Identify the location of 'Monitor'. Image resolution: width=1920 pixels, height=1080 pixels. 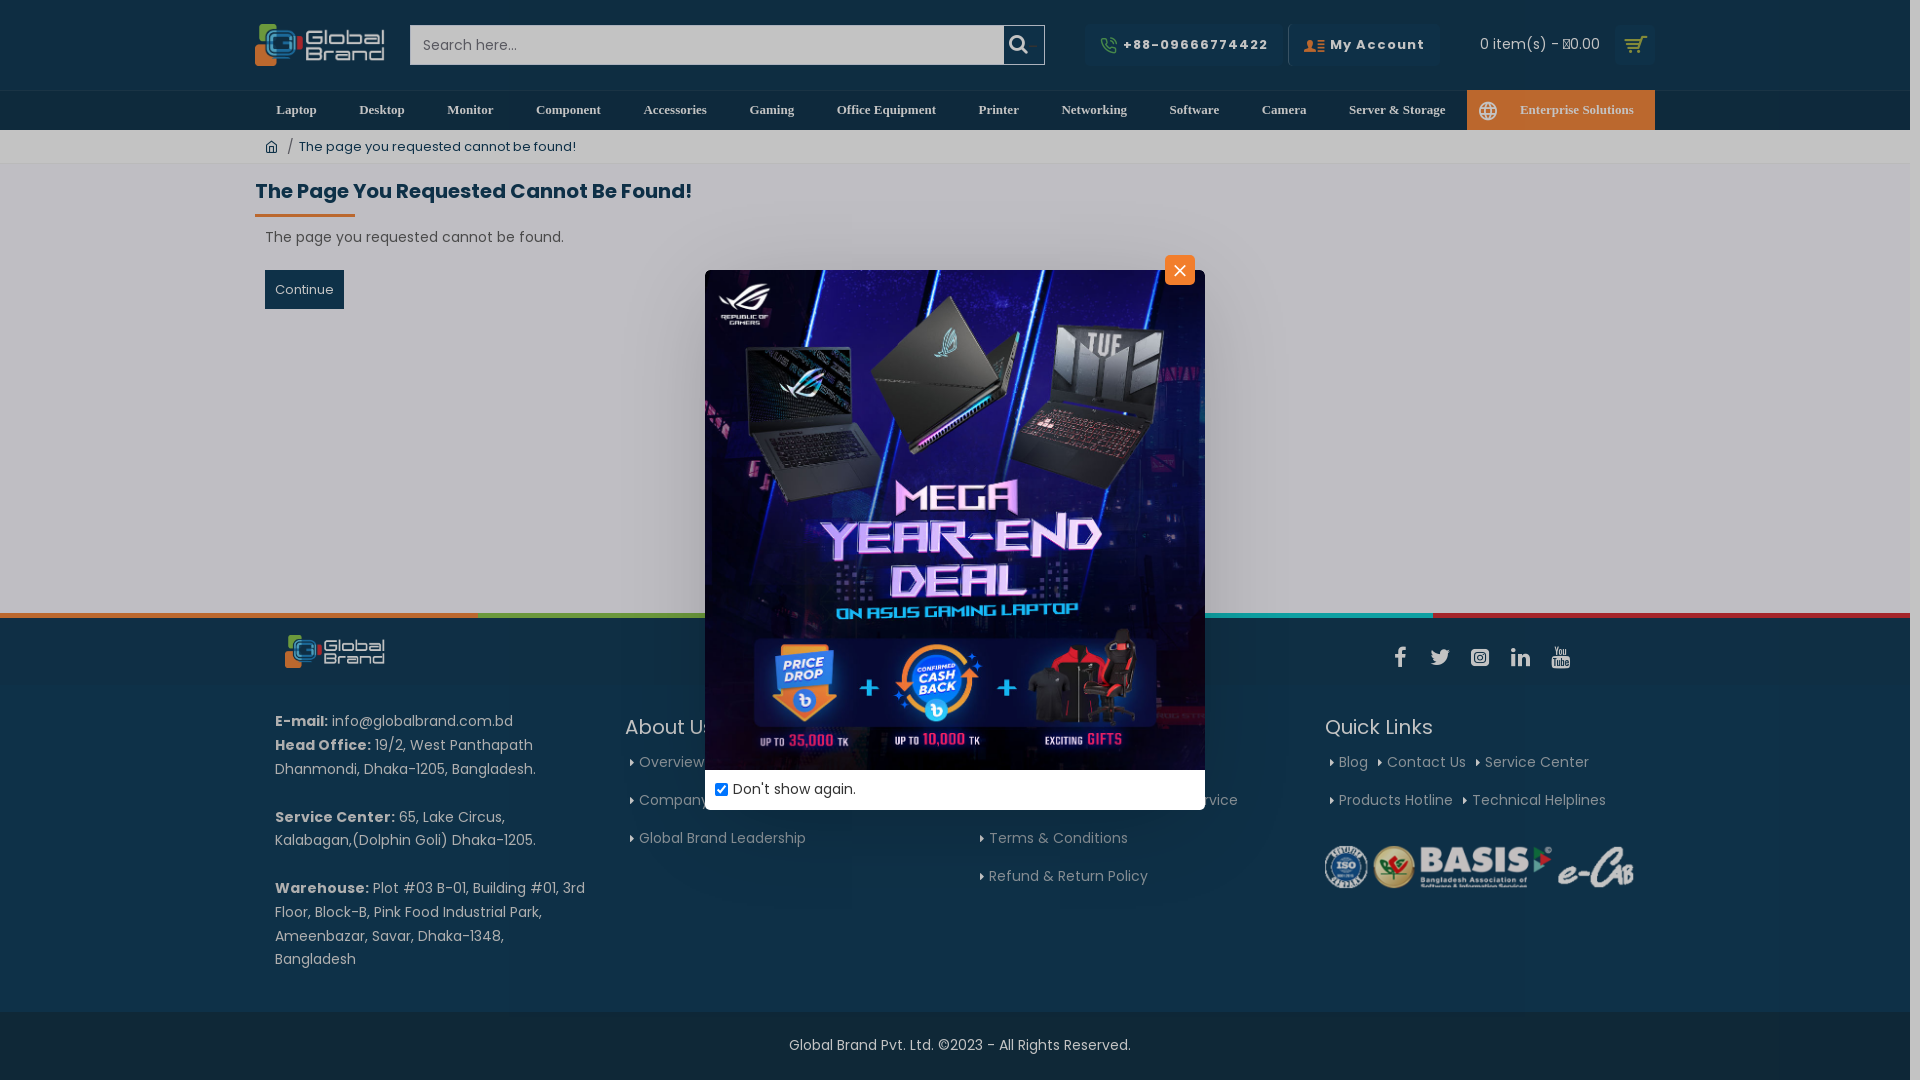
(425, 110).